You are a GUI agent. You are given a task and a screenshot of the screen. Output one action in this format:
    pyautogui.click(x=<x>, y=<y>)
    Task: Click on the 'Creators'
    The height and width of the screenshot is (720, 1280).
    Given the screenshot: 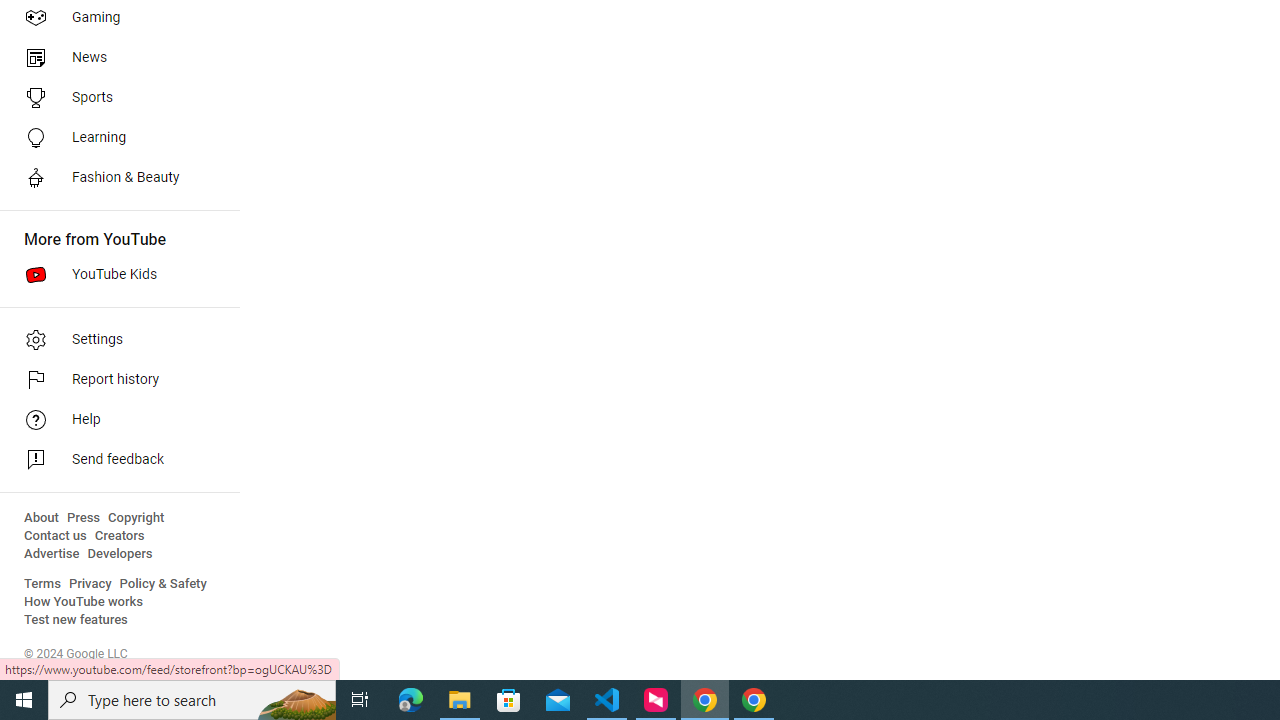 What is the action you would take?
    pyautogui.click(x=118, y=535)
    